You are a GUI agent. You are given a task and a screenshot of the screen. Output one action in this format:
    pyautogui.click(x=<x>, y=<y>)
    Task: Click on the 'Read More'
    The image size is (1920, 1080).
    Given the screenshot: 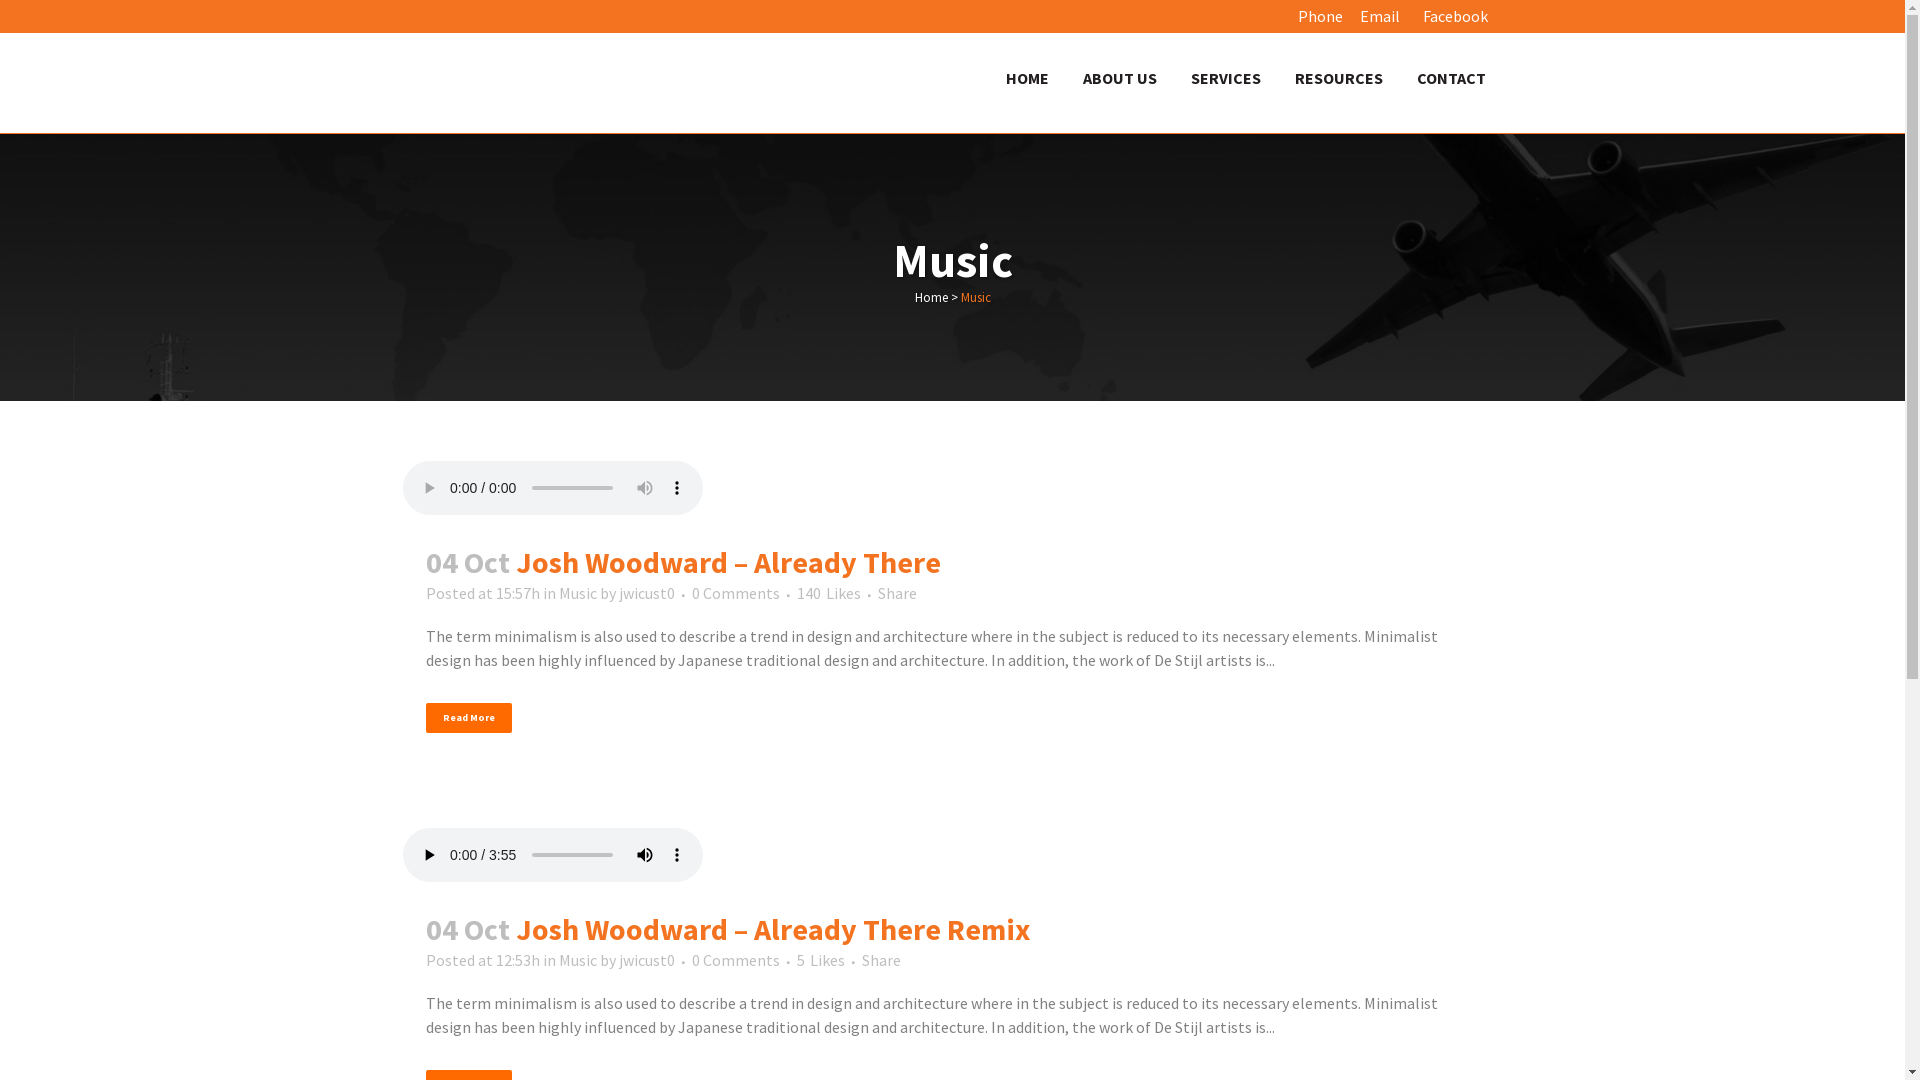 What is the action you would take?
    pyautogui.click(x=468, y=716)
    